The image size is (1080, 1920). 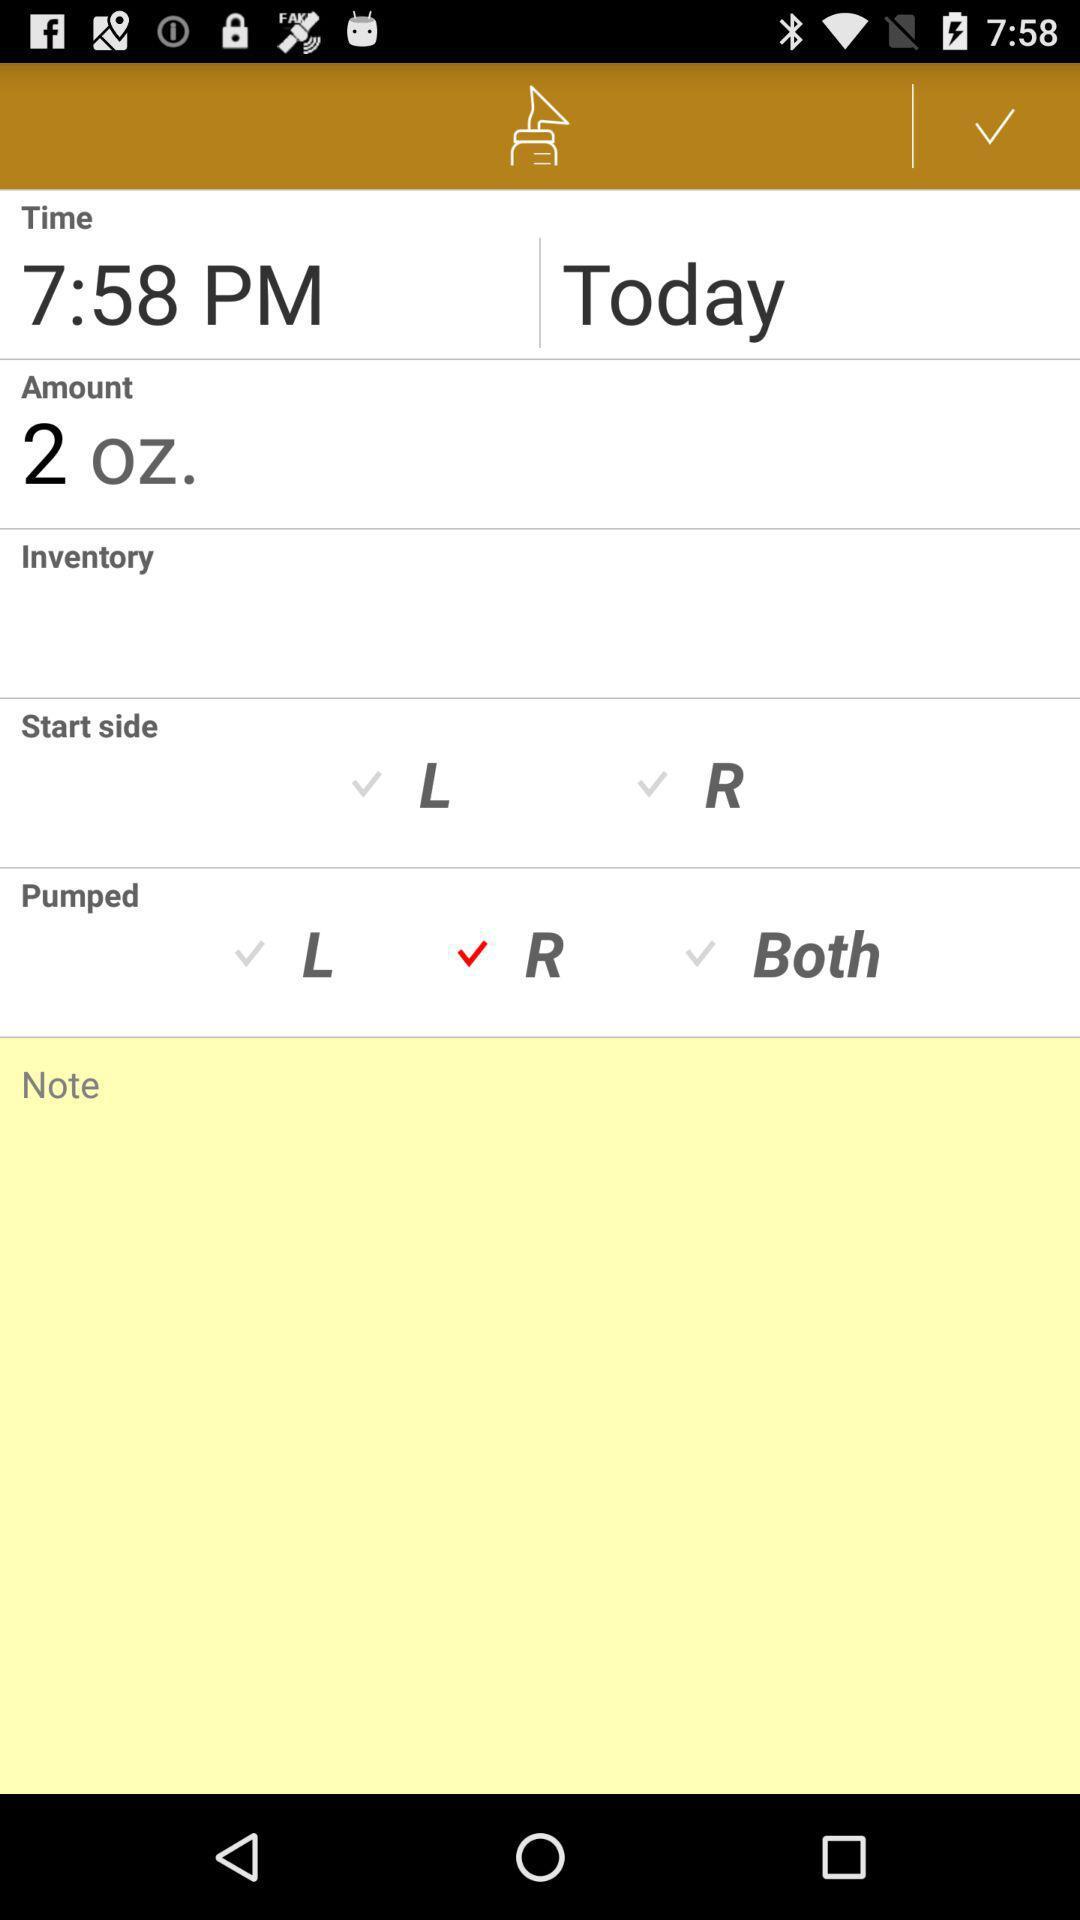 What do you see at coordinates (995, 124) in the screenshot?
I see `complete the action` at bounding box center [995, 124].